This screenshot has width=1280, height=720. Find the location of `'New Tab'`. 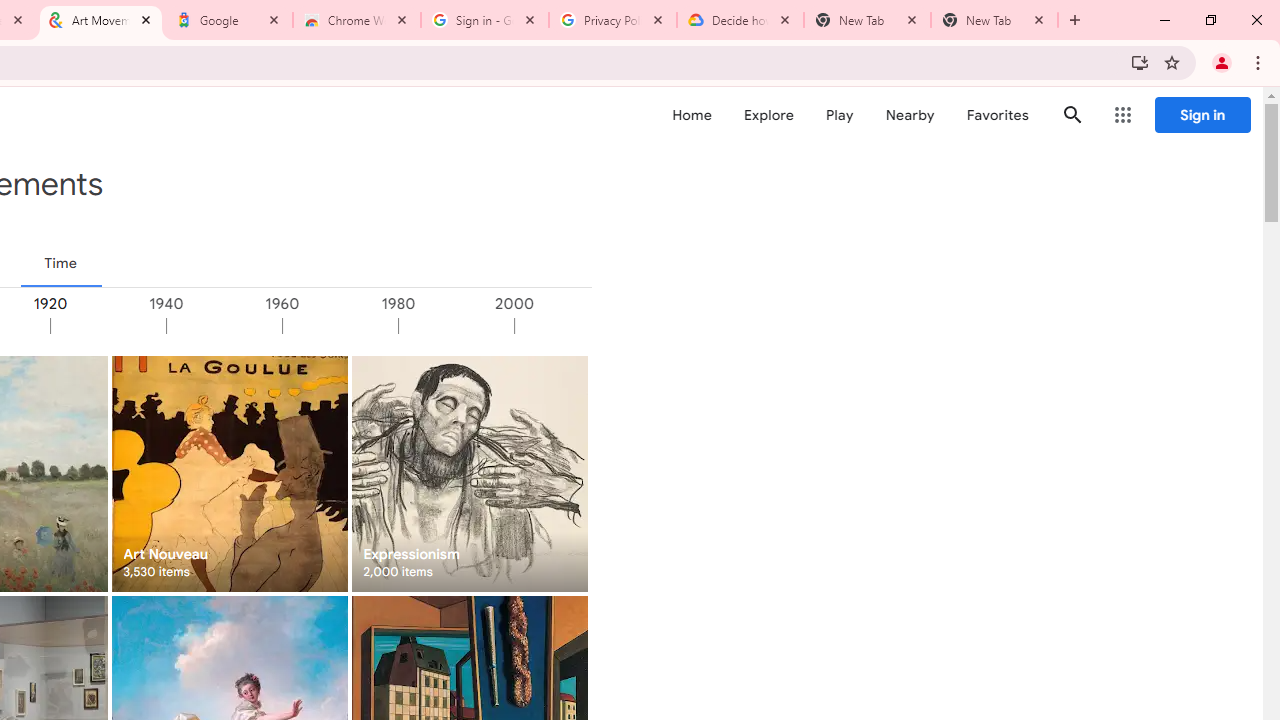

'New Tab' is located at coordinates (994, 20).